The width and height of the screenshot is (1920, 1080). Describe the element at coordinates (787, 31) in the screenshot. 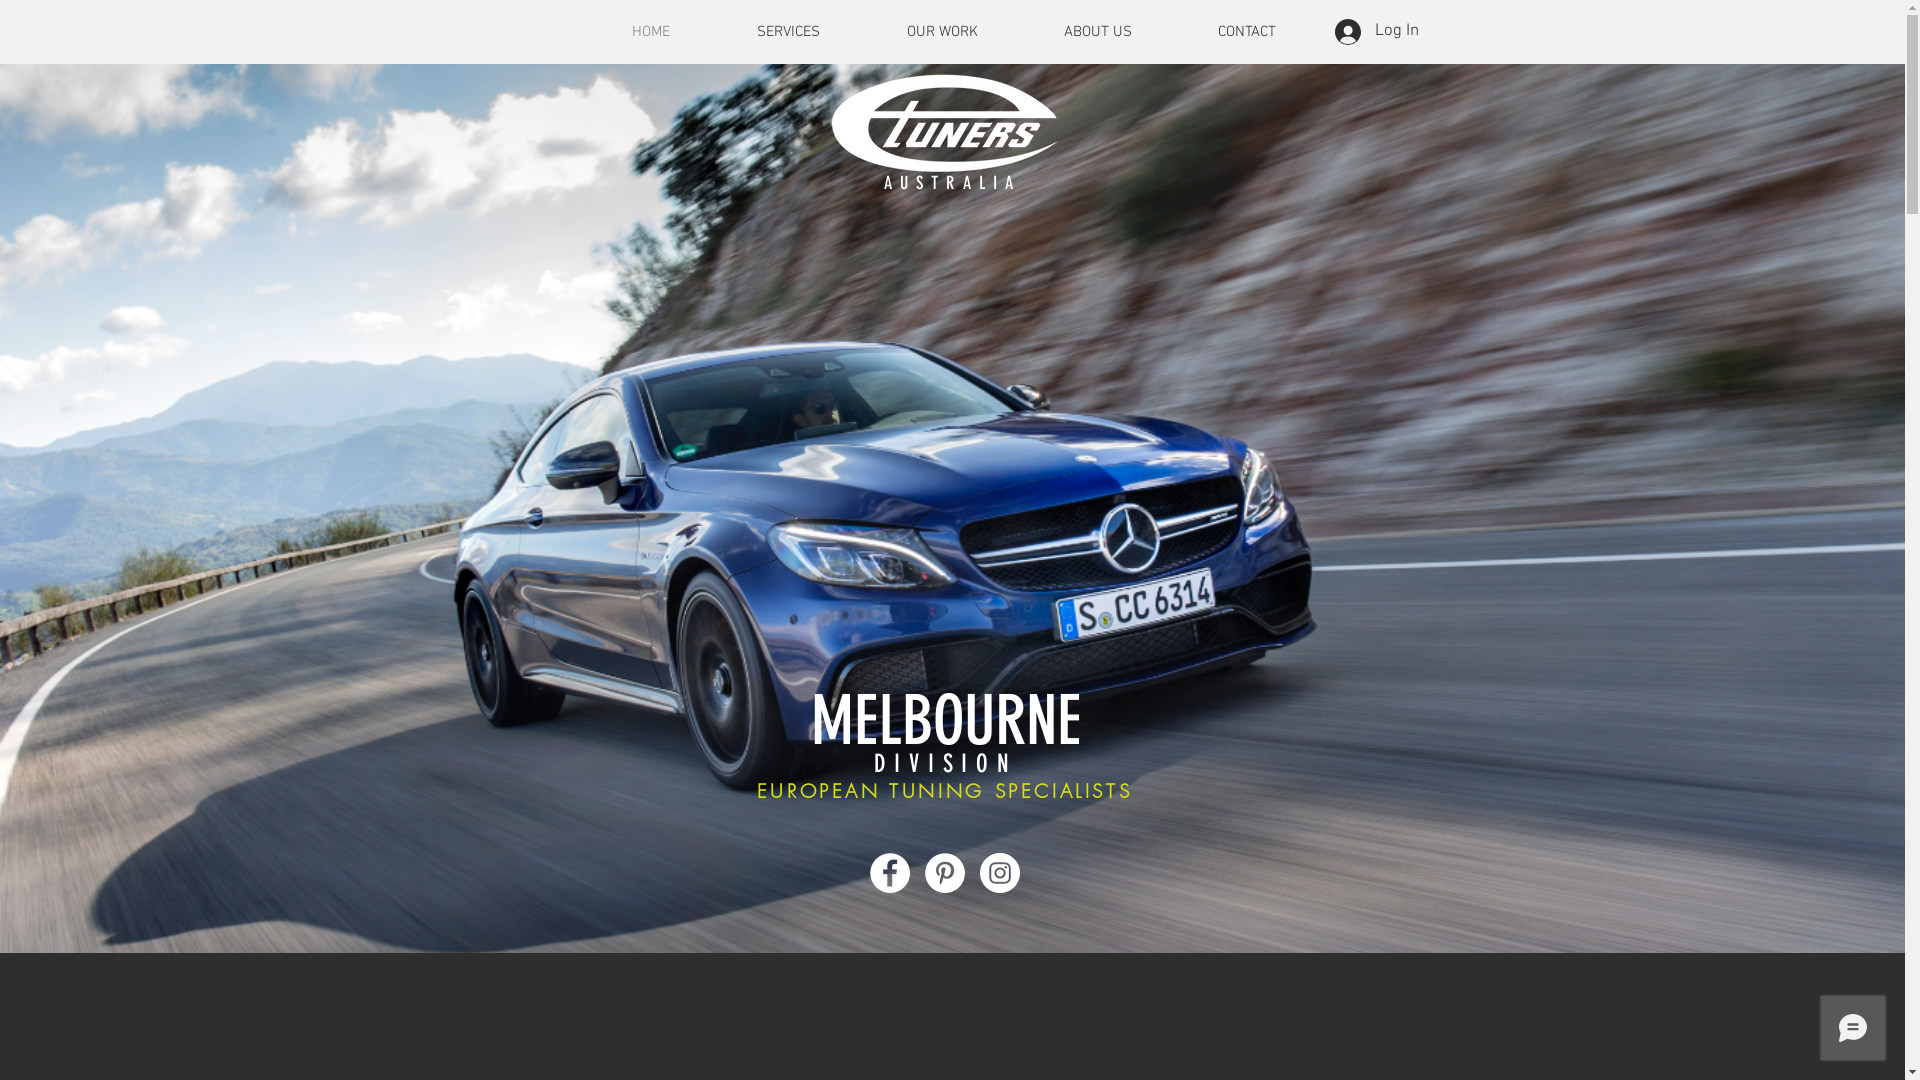

I see `'SERVICES'` at that location.